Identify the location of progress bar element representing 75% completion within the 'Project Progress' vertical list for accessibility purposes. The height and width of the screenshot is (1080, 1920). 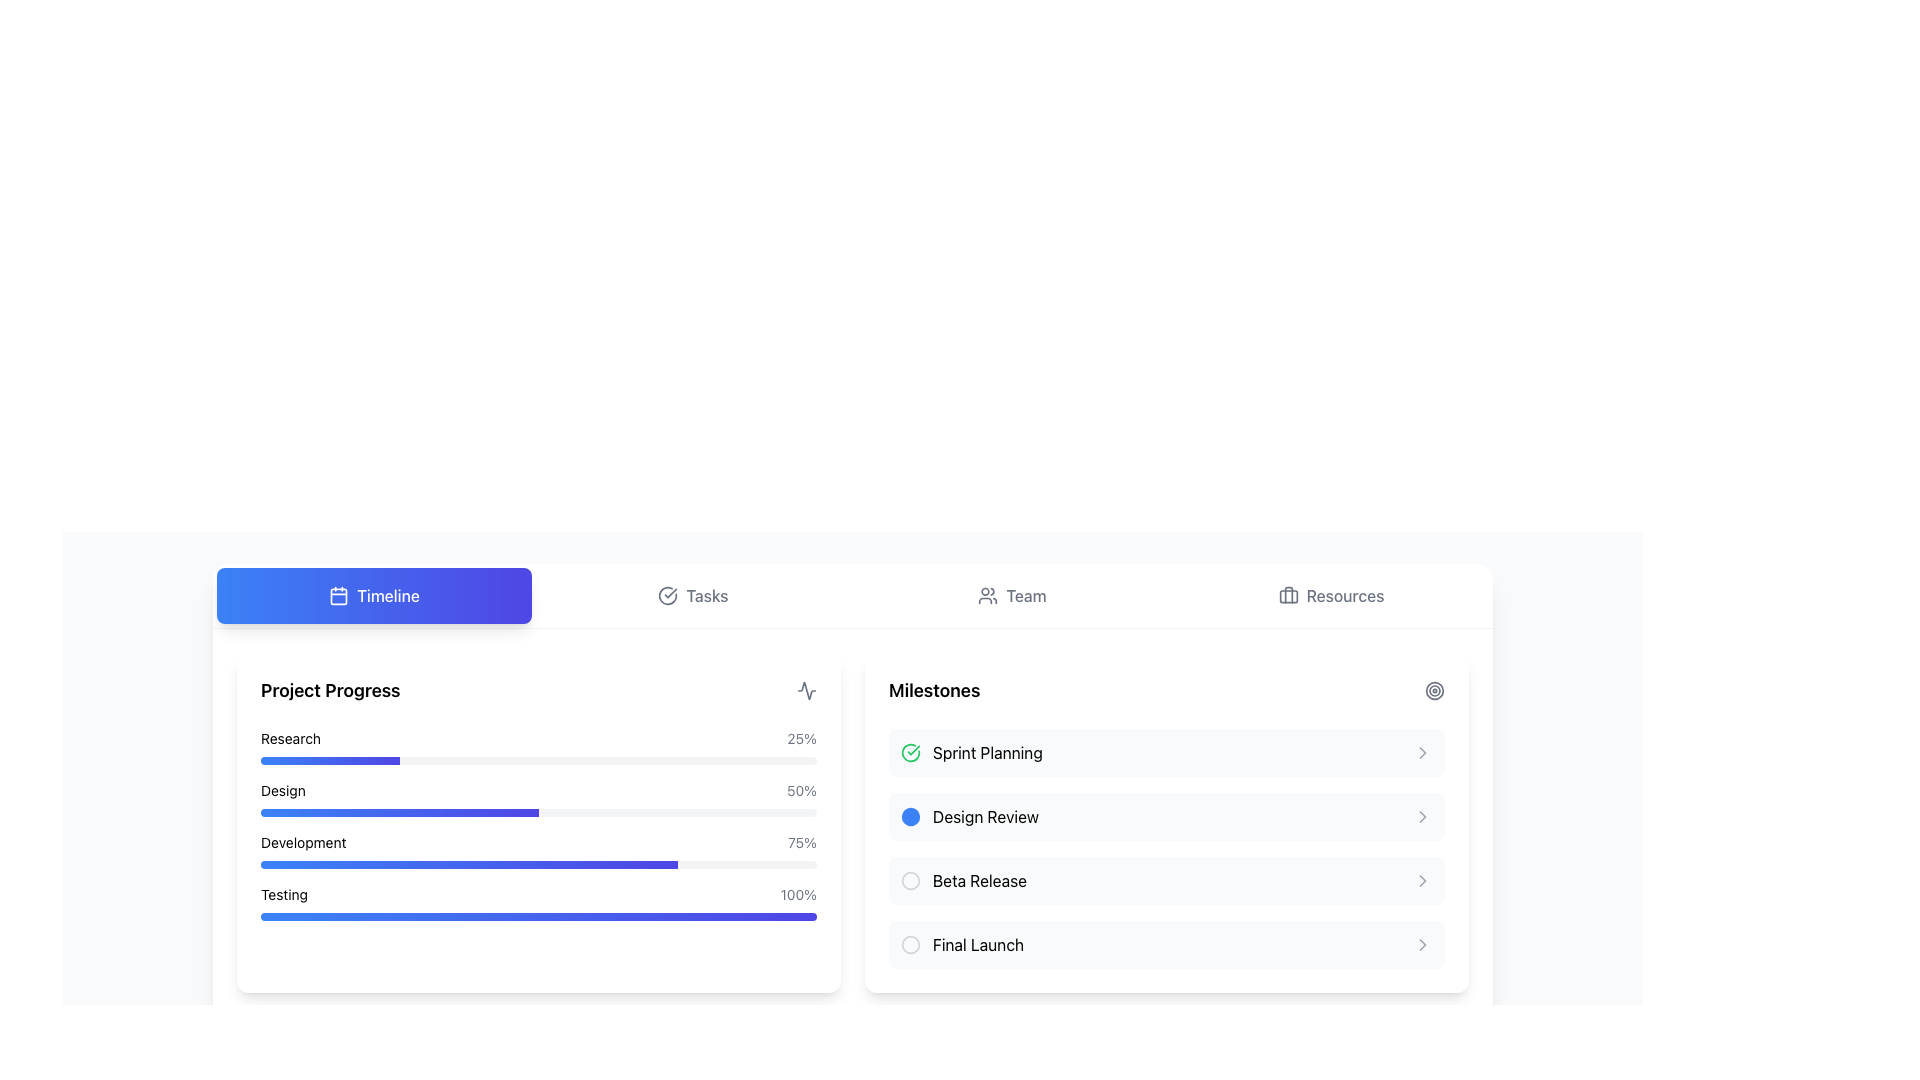
(538, 851).